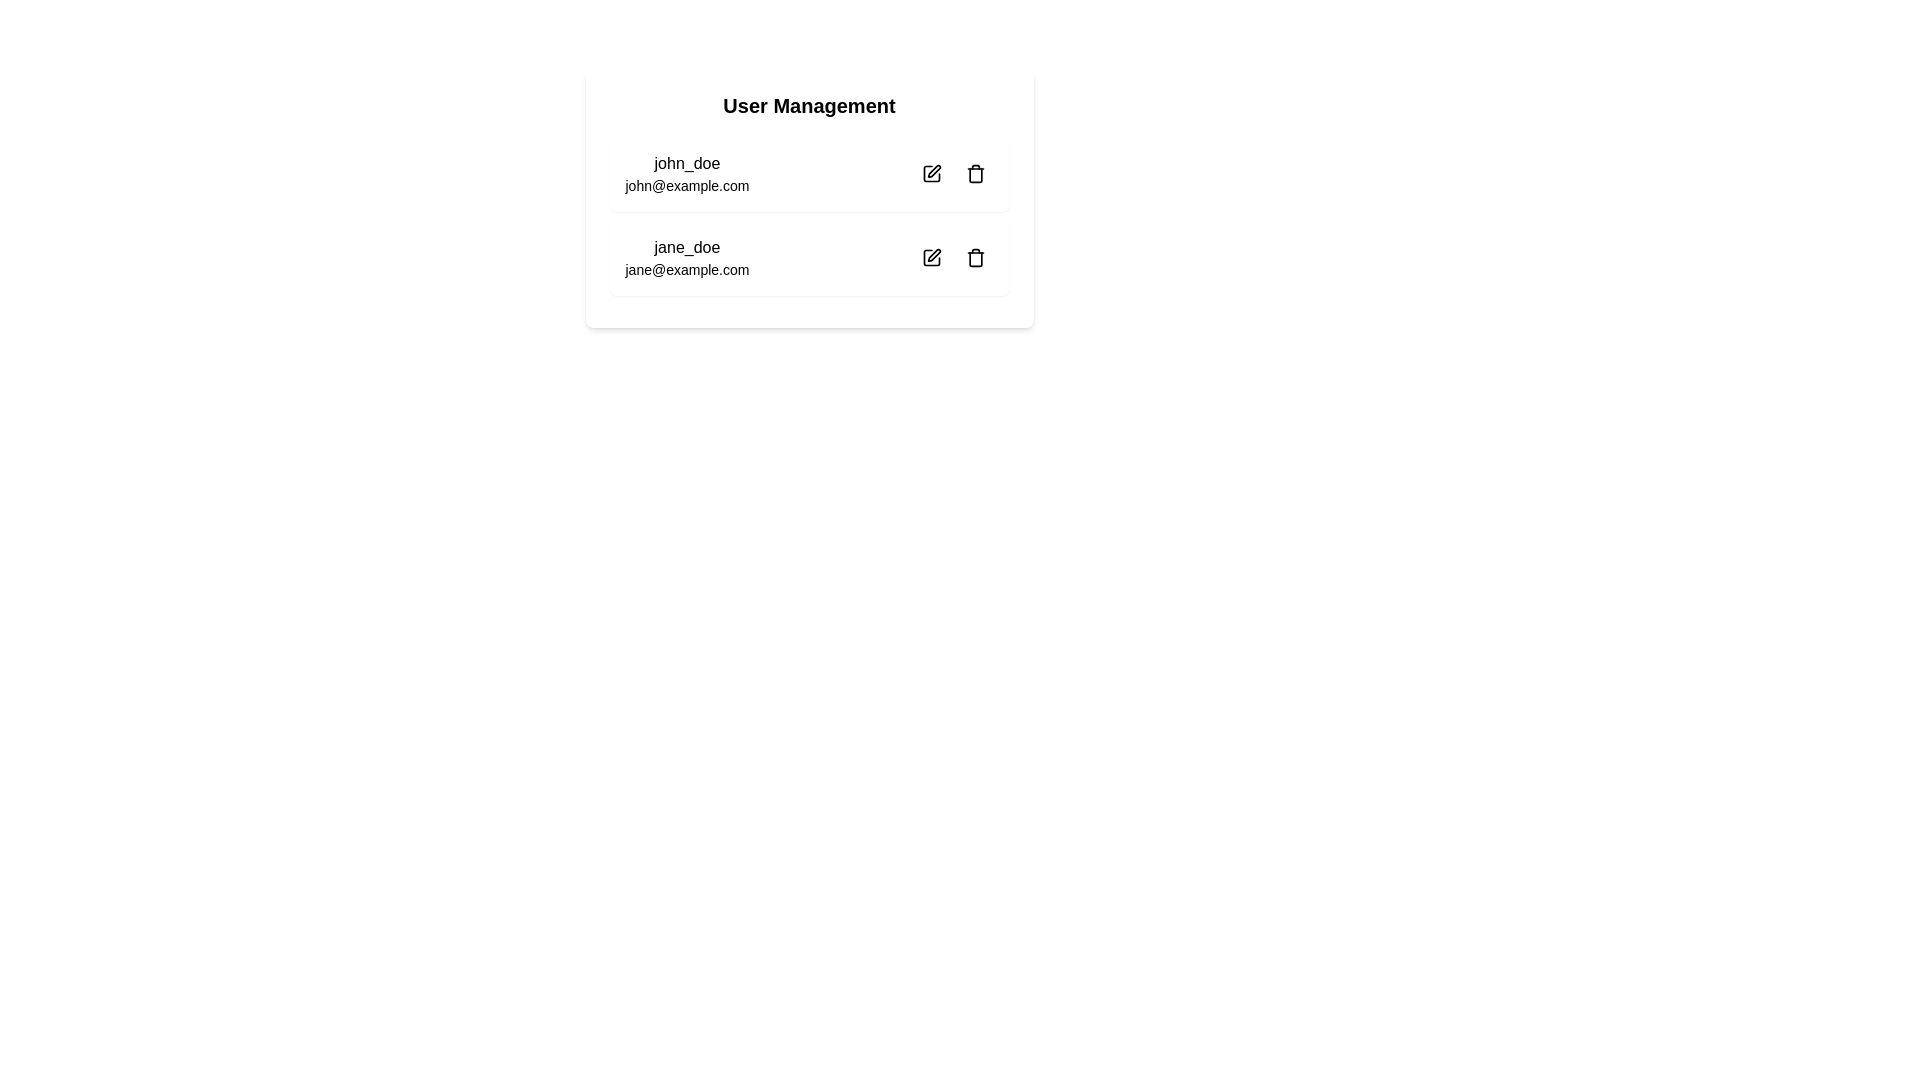  I want to click on the square-shaped edit icon with a pen overlay located to the right of the user information for 'john_doe' to initiate edit mode, so click(930, 172).